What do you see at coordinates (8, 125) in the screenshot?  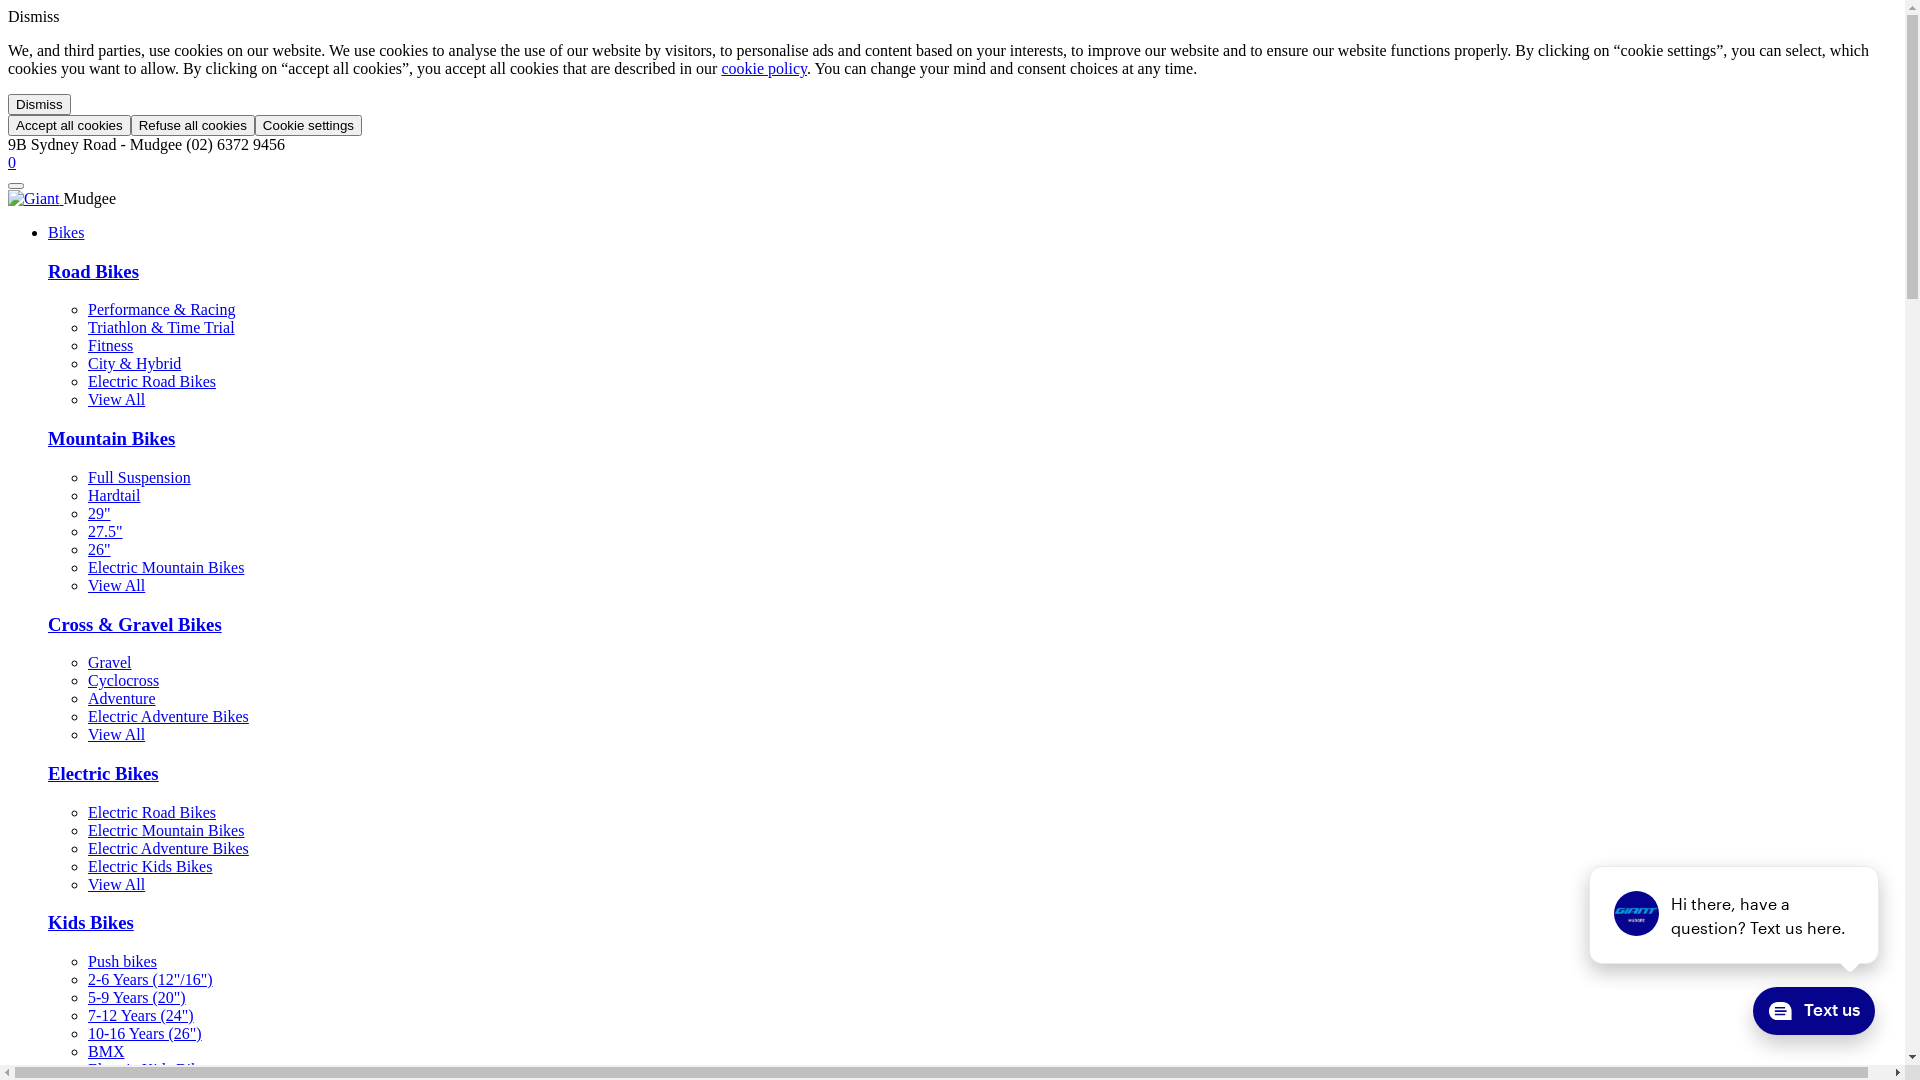 I see `'Accept all cookies'` at bounding box center [8, 125].